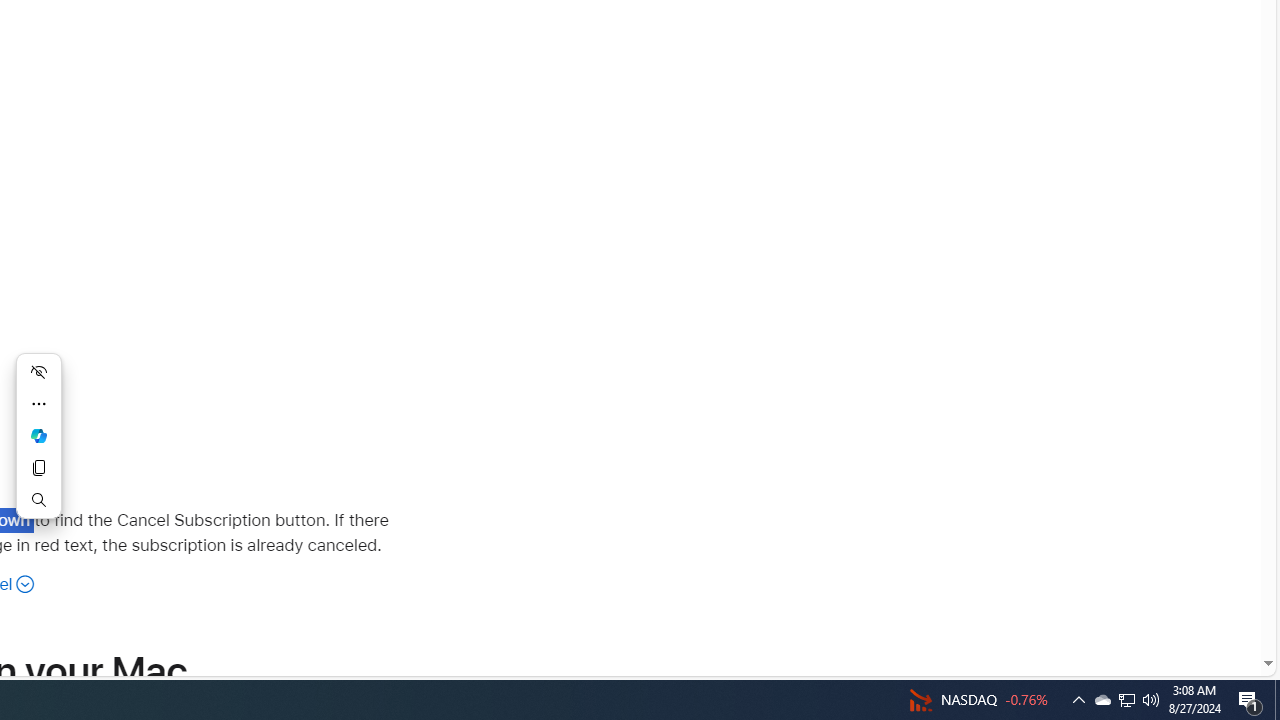  What do you see at coordinates (39, 403) in the screenshot?
I see `'More actions'` at bounding box center [39, 403].